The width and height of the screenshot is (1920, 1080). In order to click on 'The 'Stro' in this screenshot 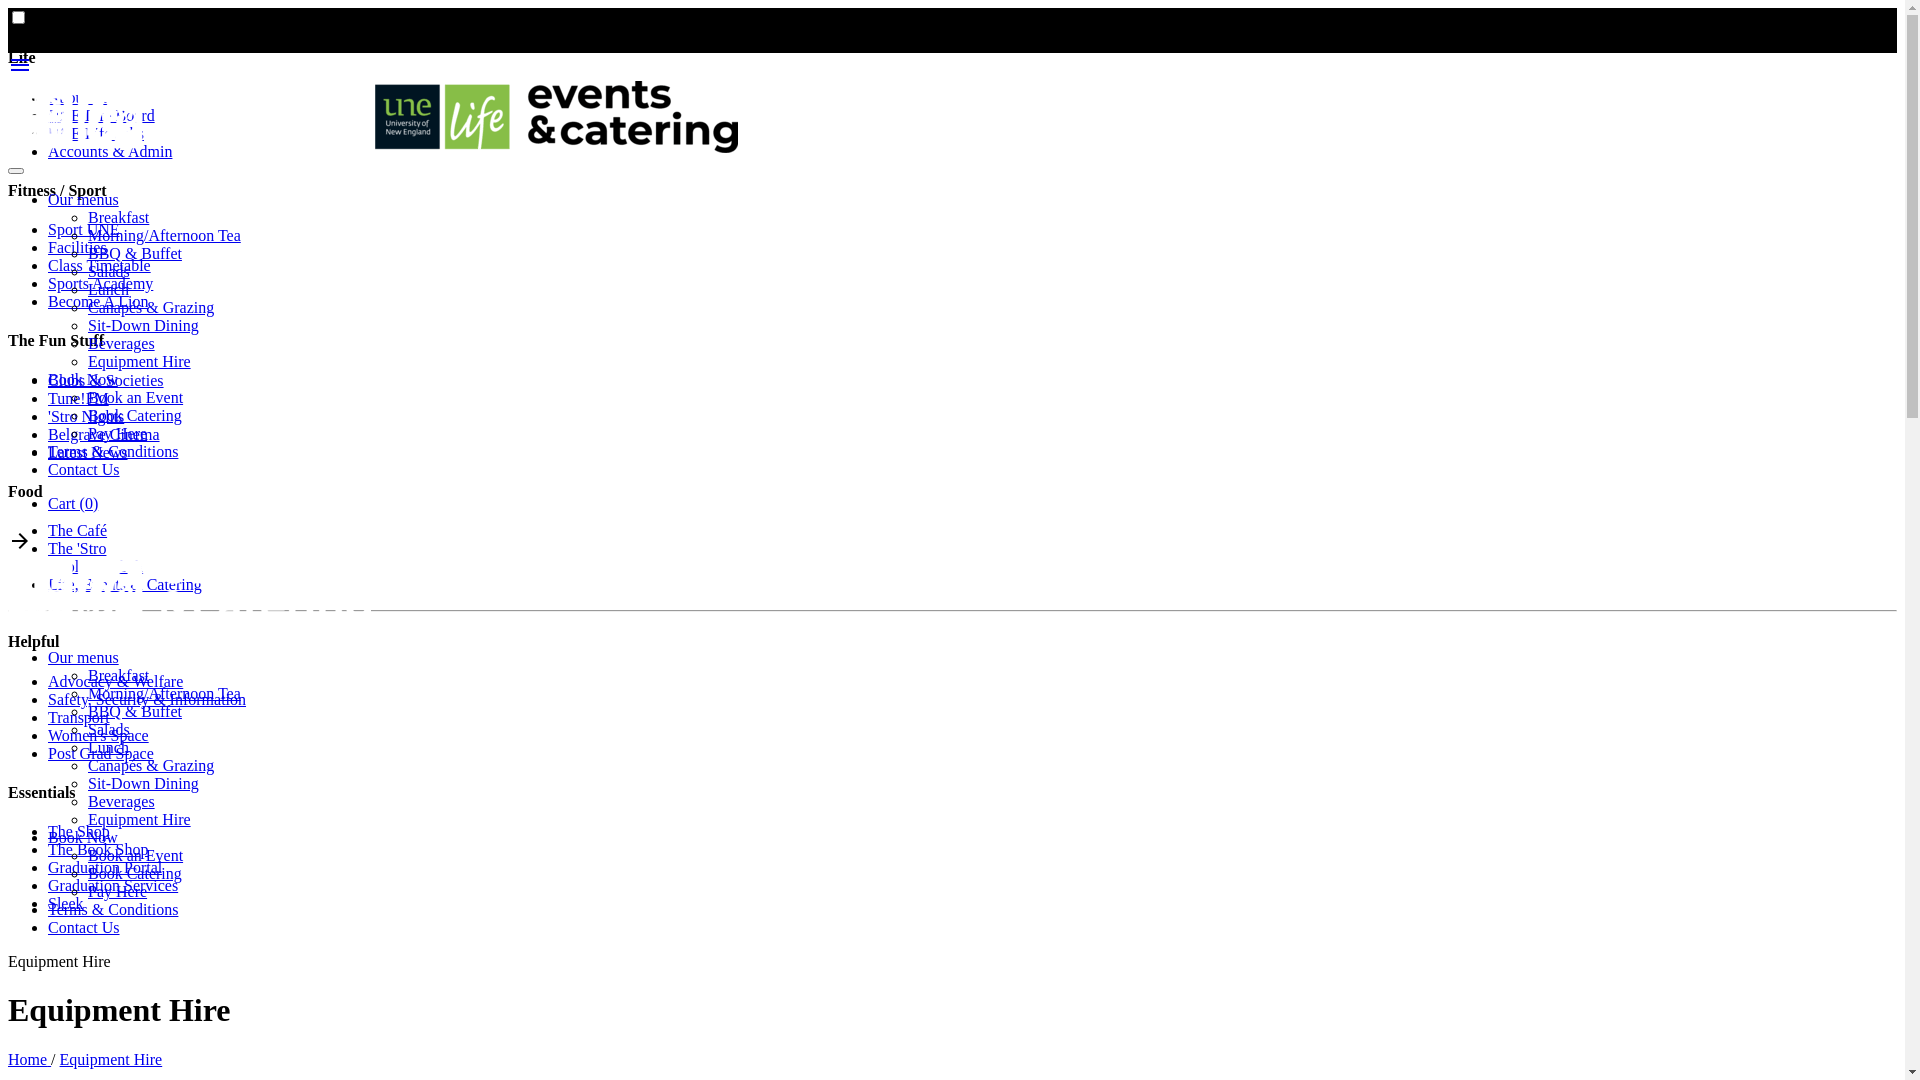, I will do `click(48, 548)`.